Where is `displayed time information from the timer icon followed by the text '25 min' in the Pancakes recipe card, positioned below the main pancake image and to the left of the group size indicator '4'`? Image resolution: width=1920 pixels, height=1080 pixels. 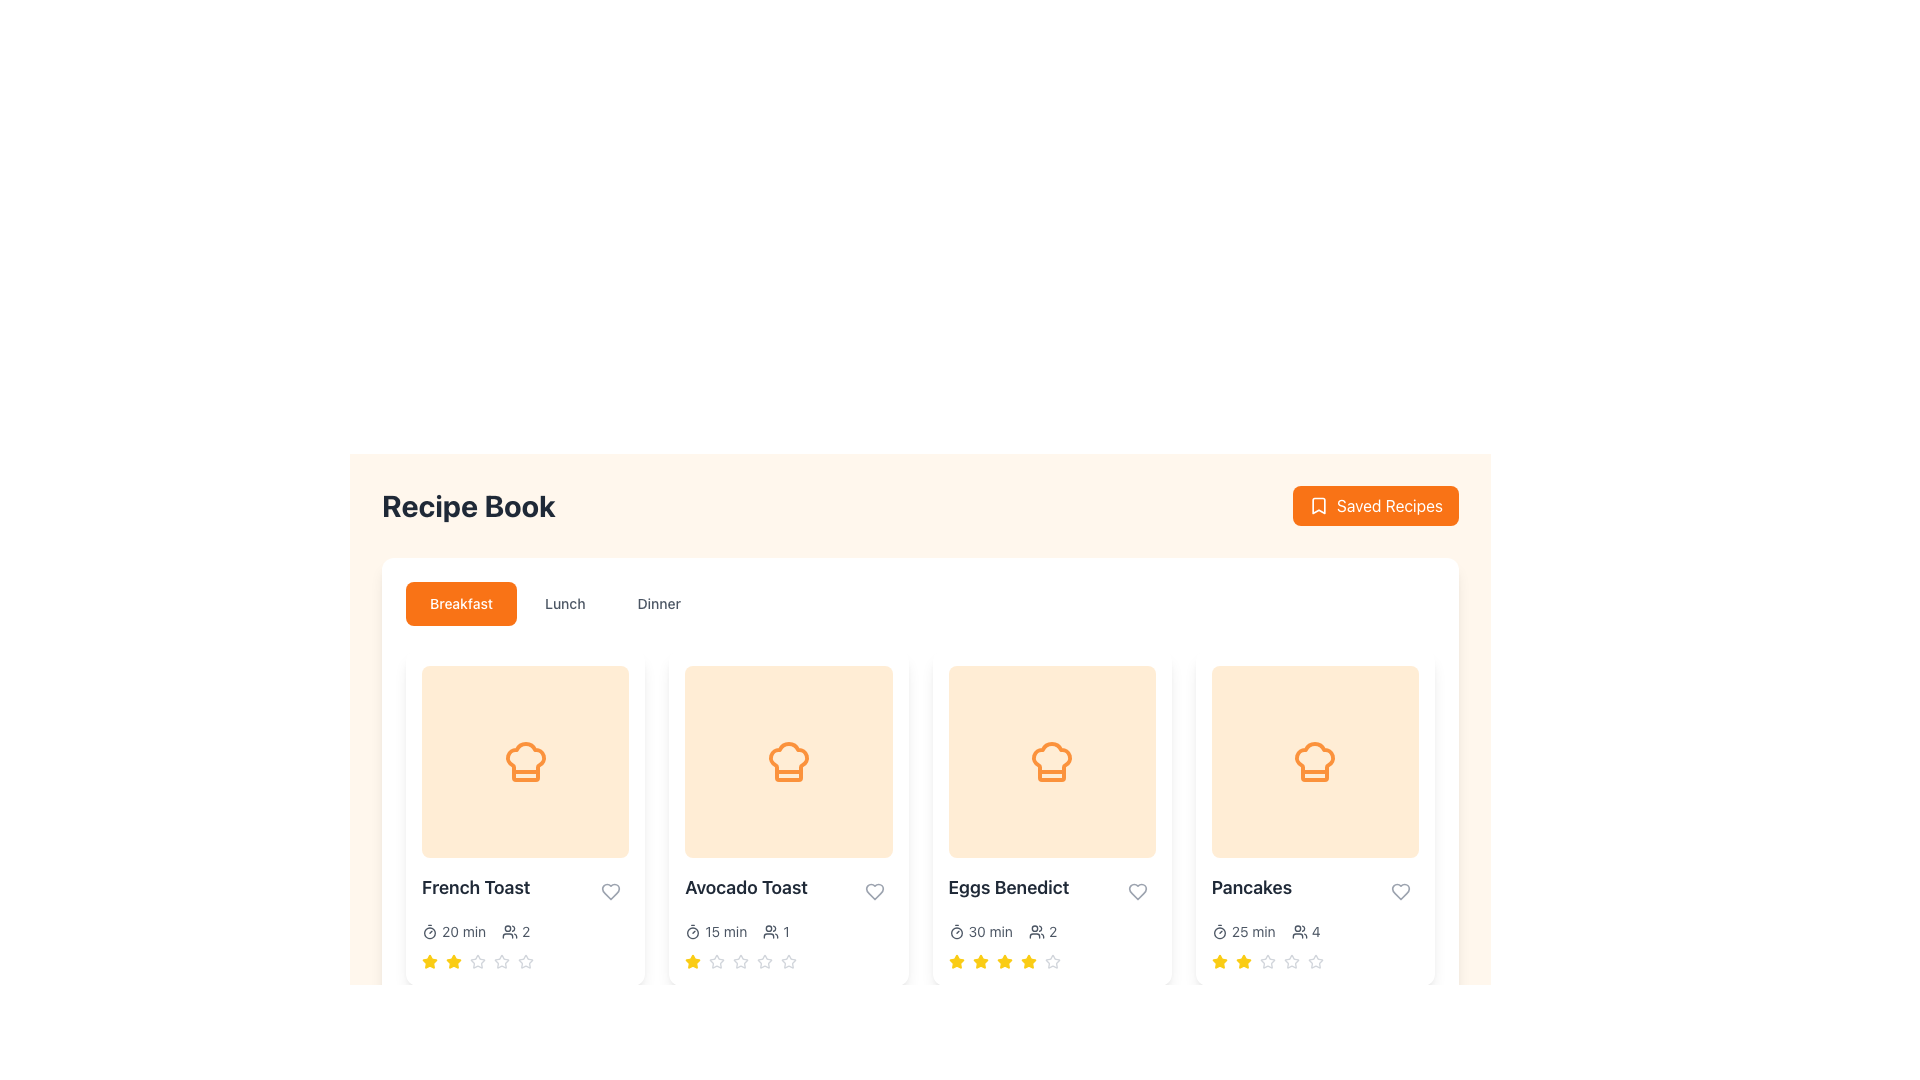 displayed time information from the timer icon followed by the text '25 min' in the Pancakes recipe card, positioned below the main pancake image and to the left of the group size indicator '4' is located at coordinates (1242, 932).